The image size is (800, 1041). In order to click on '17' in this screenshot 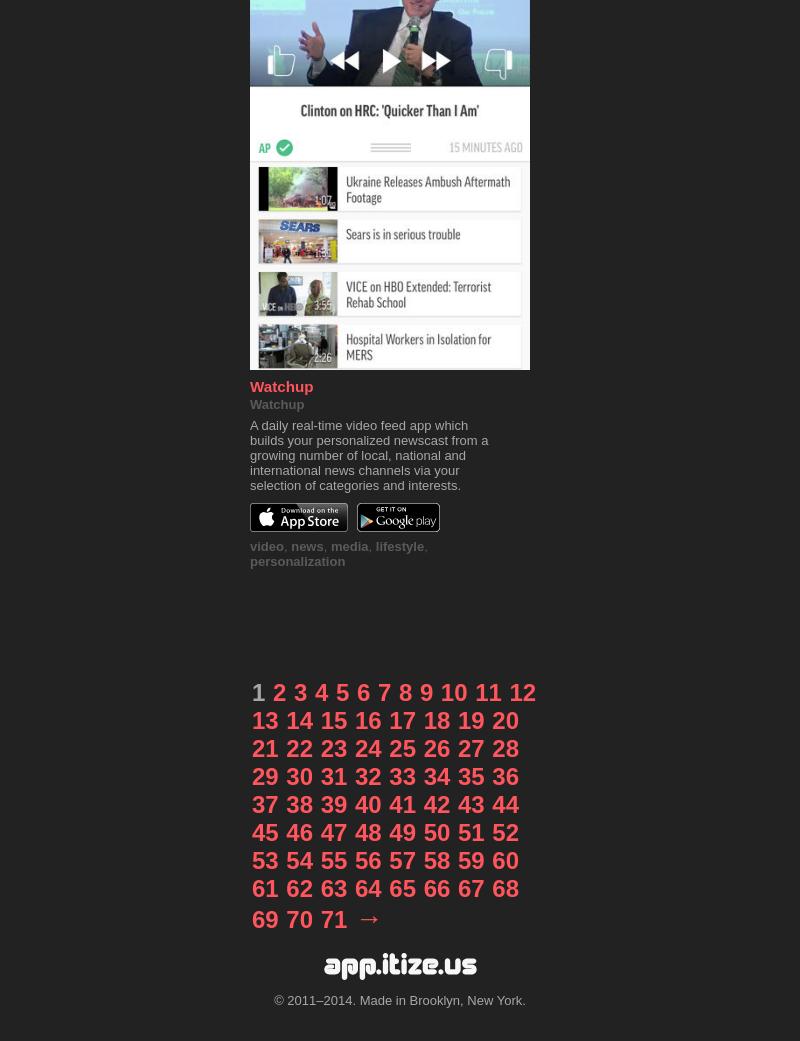, I will do `click(388, 719)`.